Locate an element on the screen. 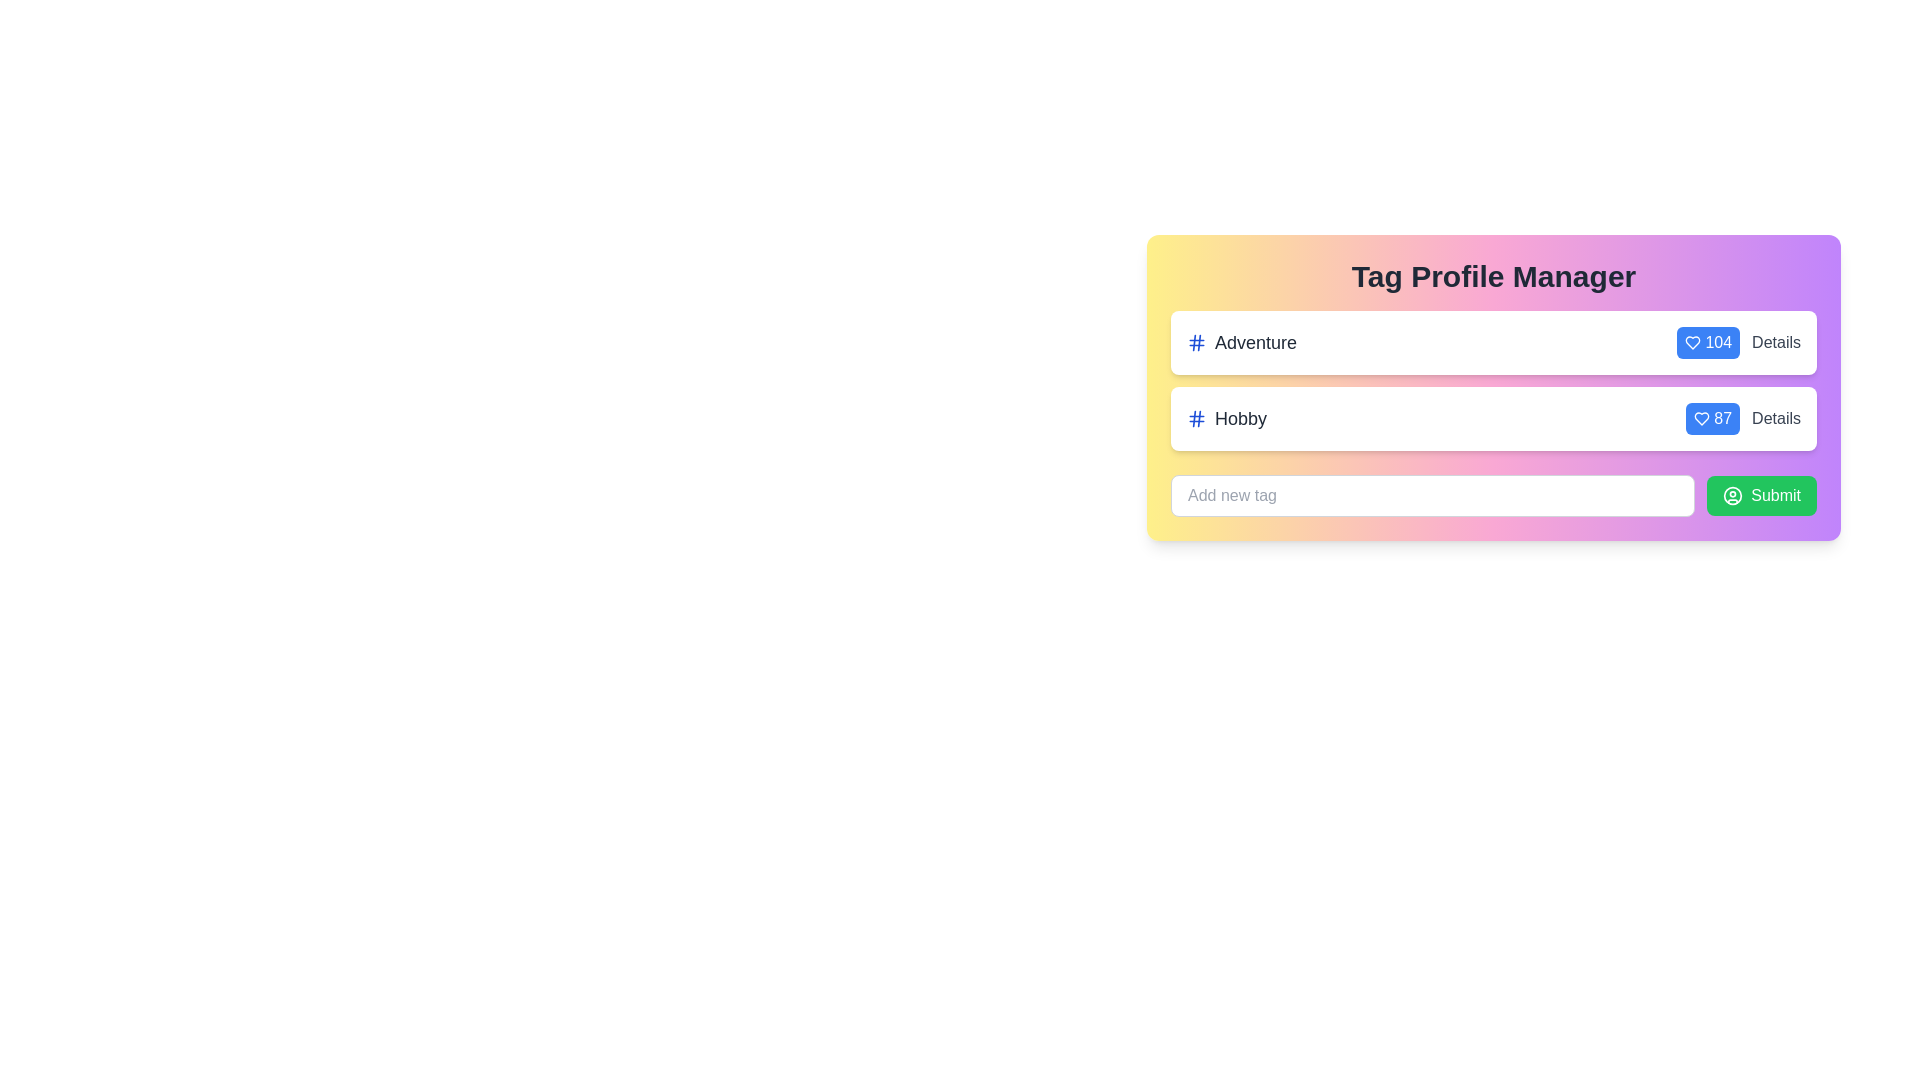 This screenshot has width=1920, height=1080. the interactive text label reading 'Details' located at the far right of the first row, which transitions to a darker gray on hover, to potentially view additional context actions is located at coordinates (1776, 342).